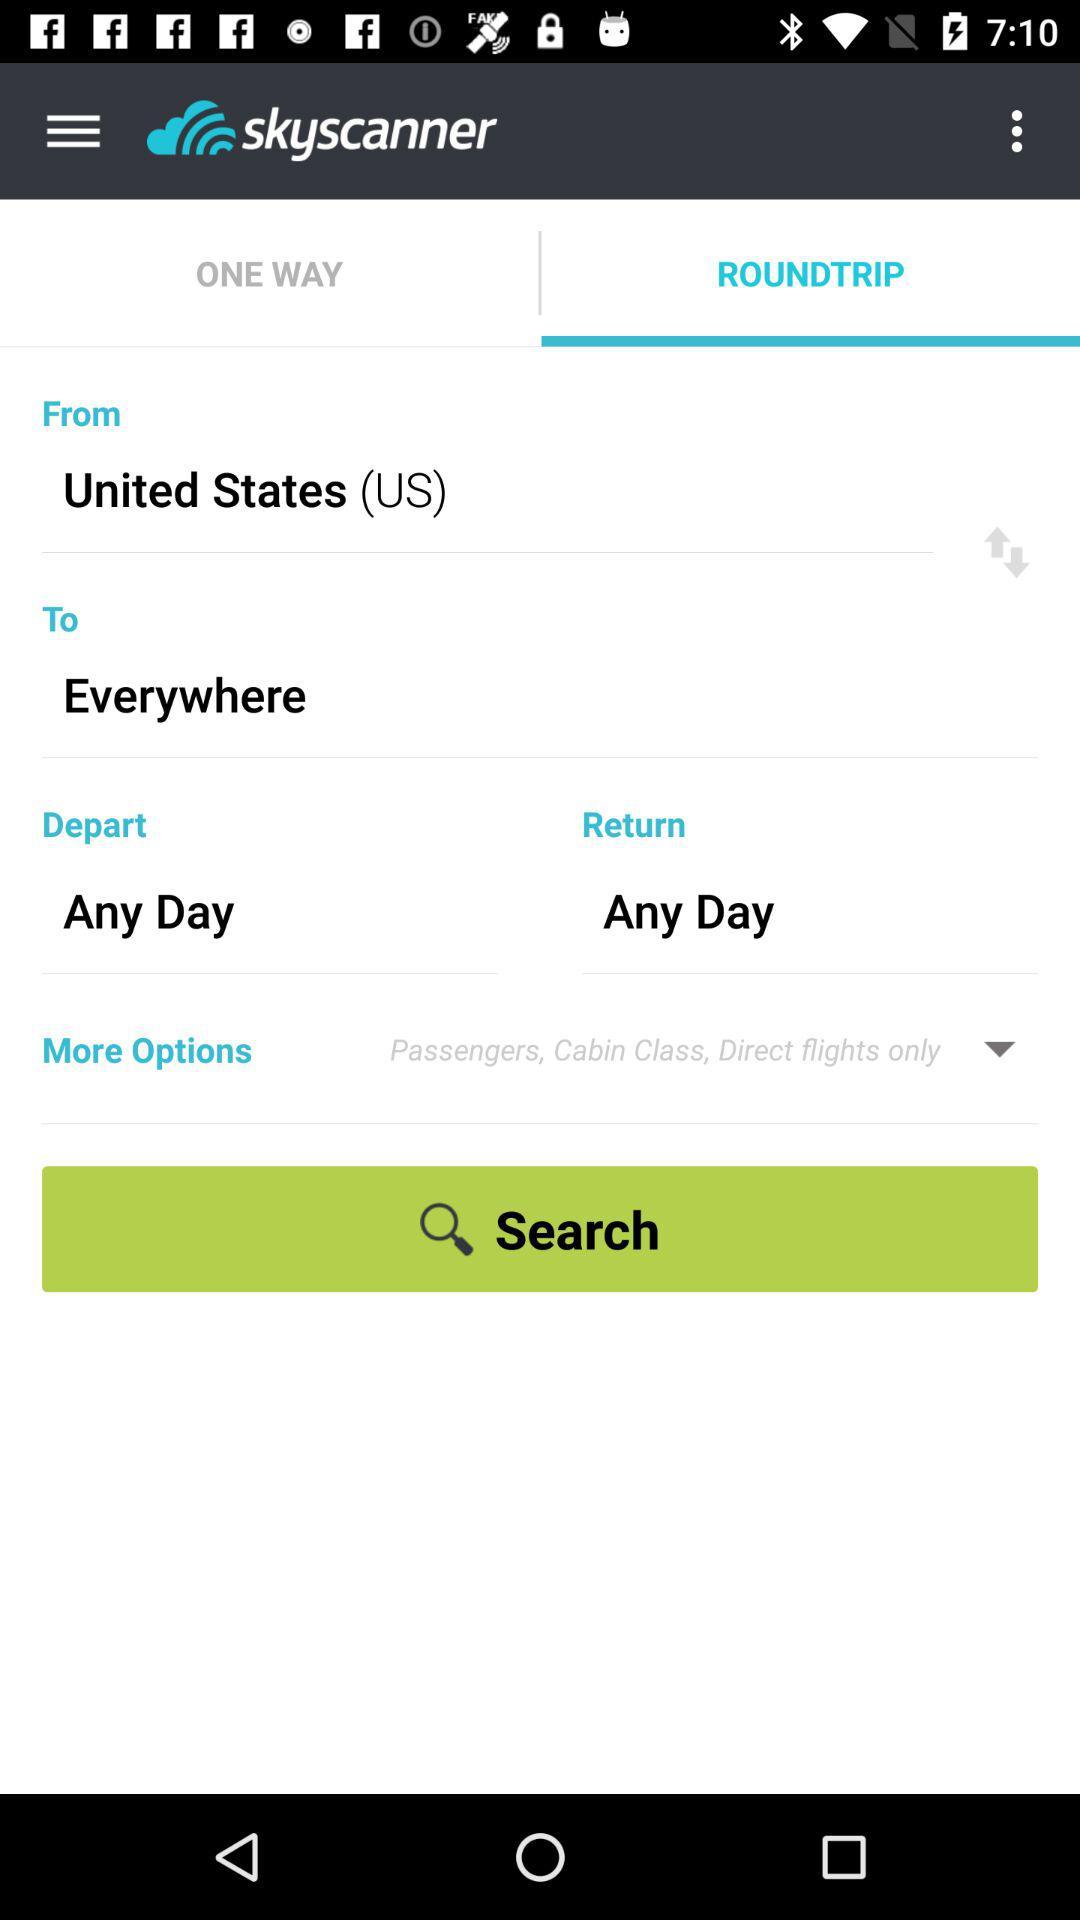  I want to click on the symbol which is right hand side of the text united statesus, so click(1006, 552).